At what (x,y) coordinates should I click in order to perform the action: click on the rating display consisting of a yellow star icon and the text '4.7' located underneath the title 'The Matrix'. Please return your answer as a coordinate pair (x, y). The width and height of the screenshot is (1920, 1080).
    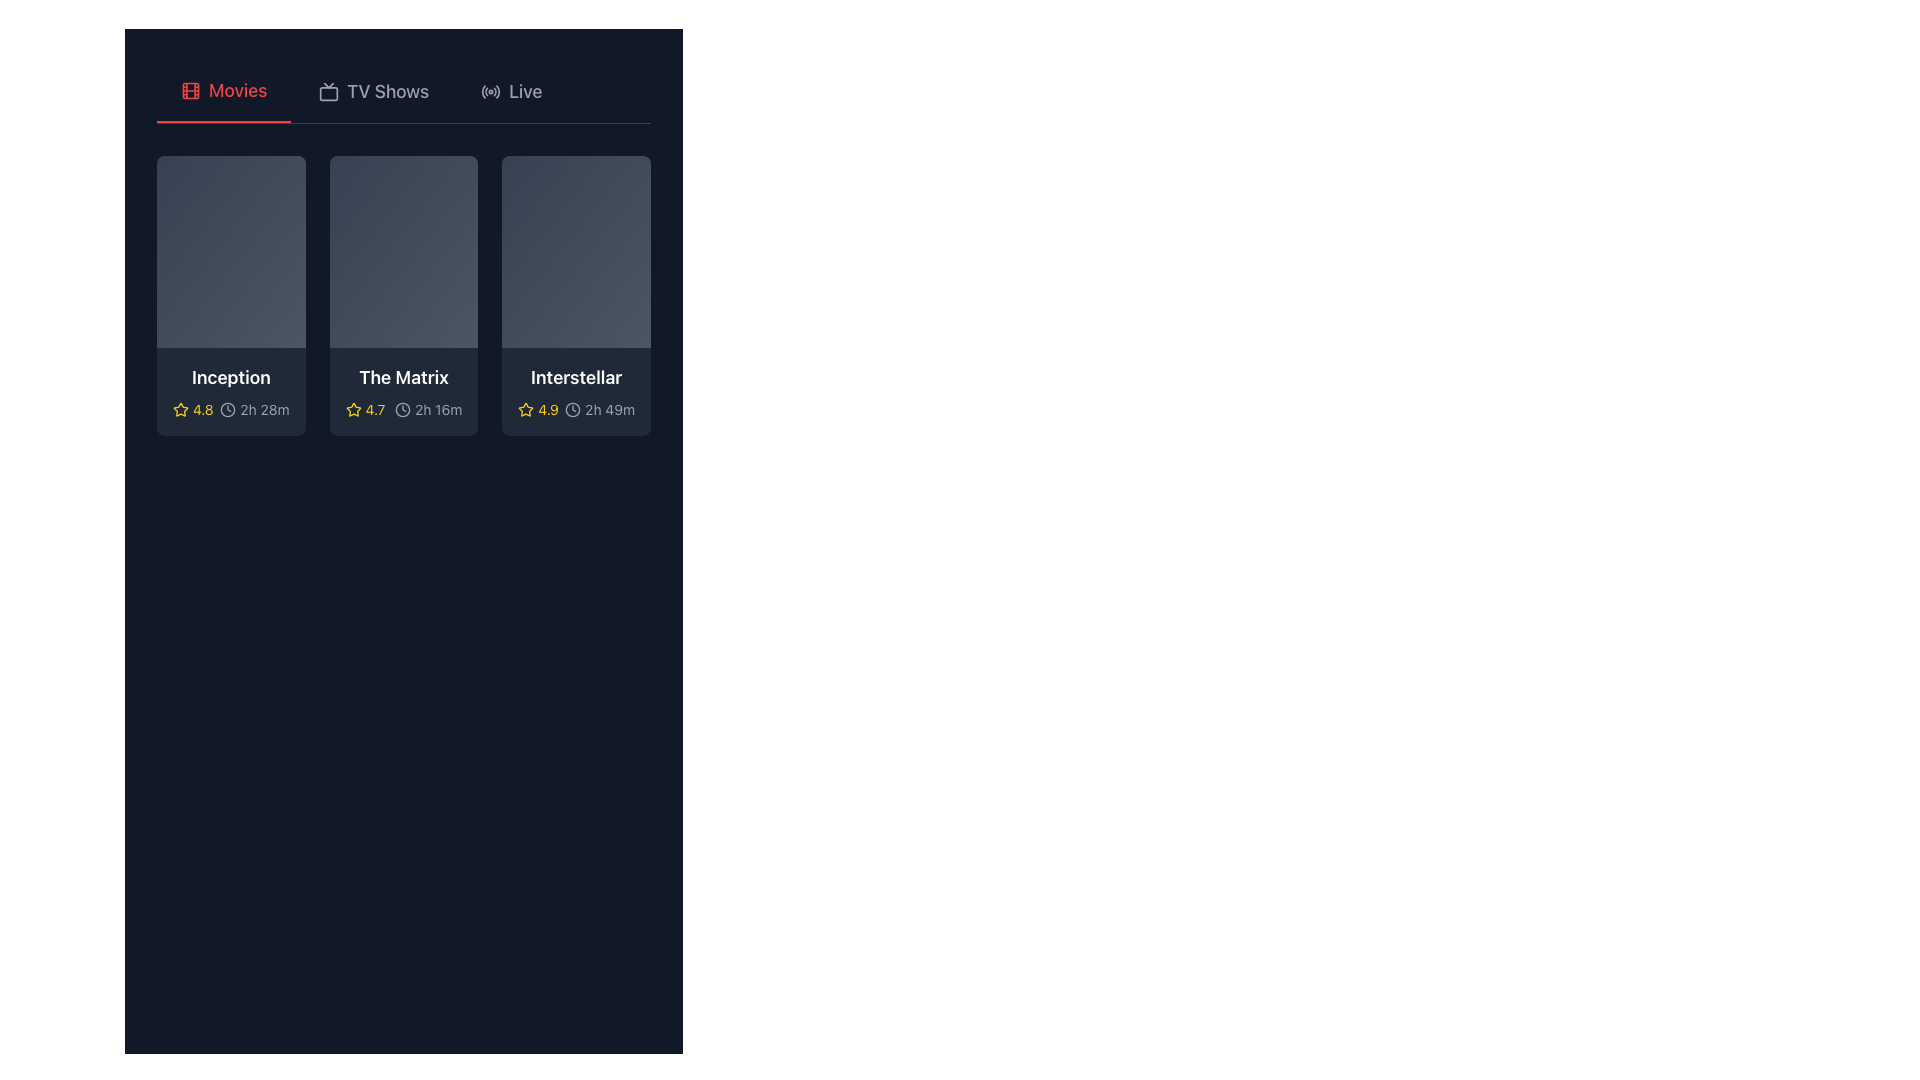
    Looking at the image, I should click on (365, 408).